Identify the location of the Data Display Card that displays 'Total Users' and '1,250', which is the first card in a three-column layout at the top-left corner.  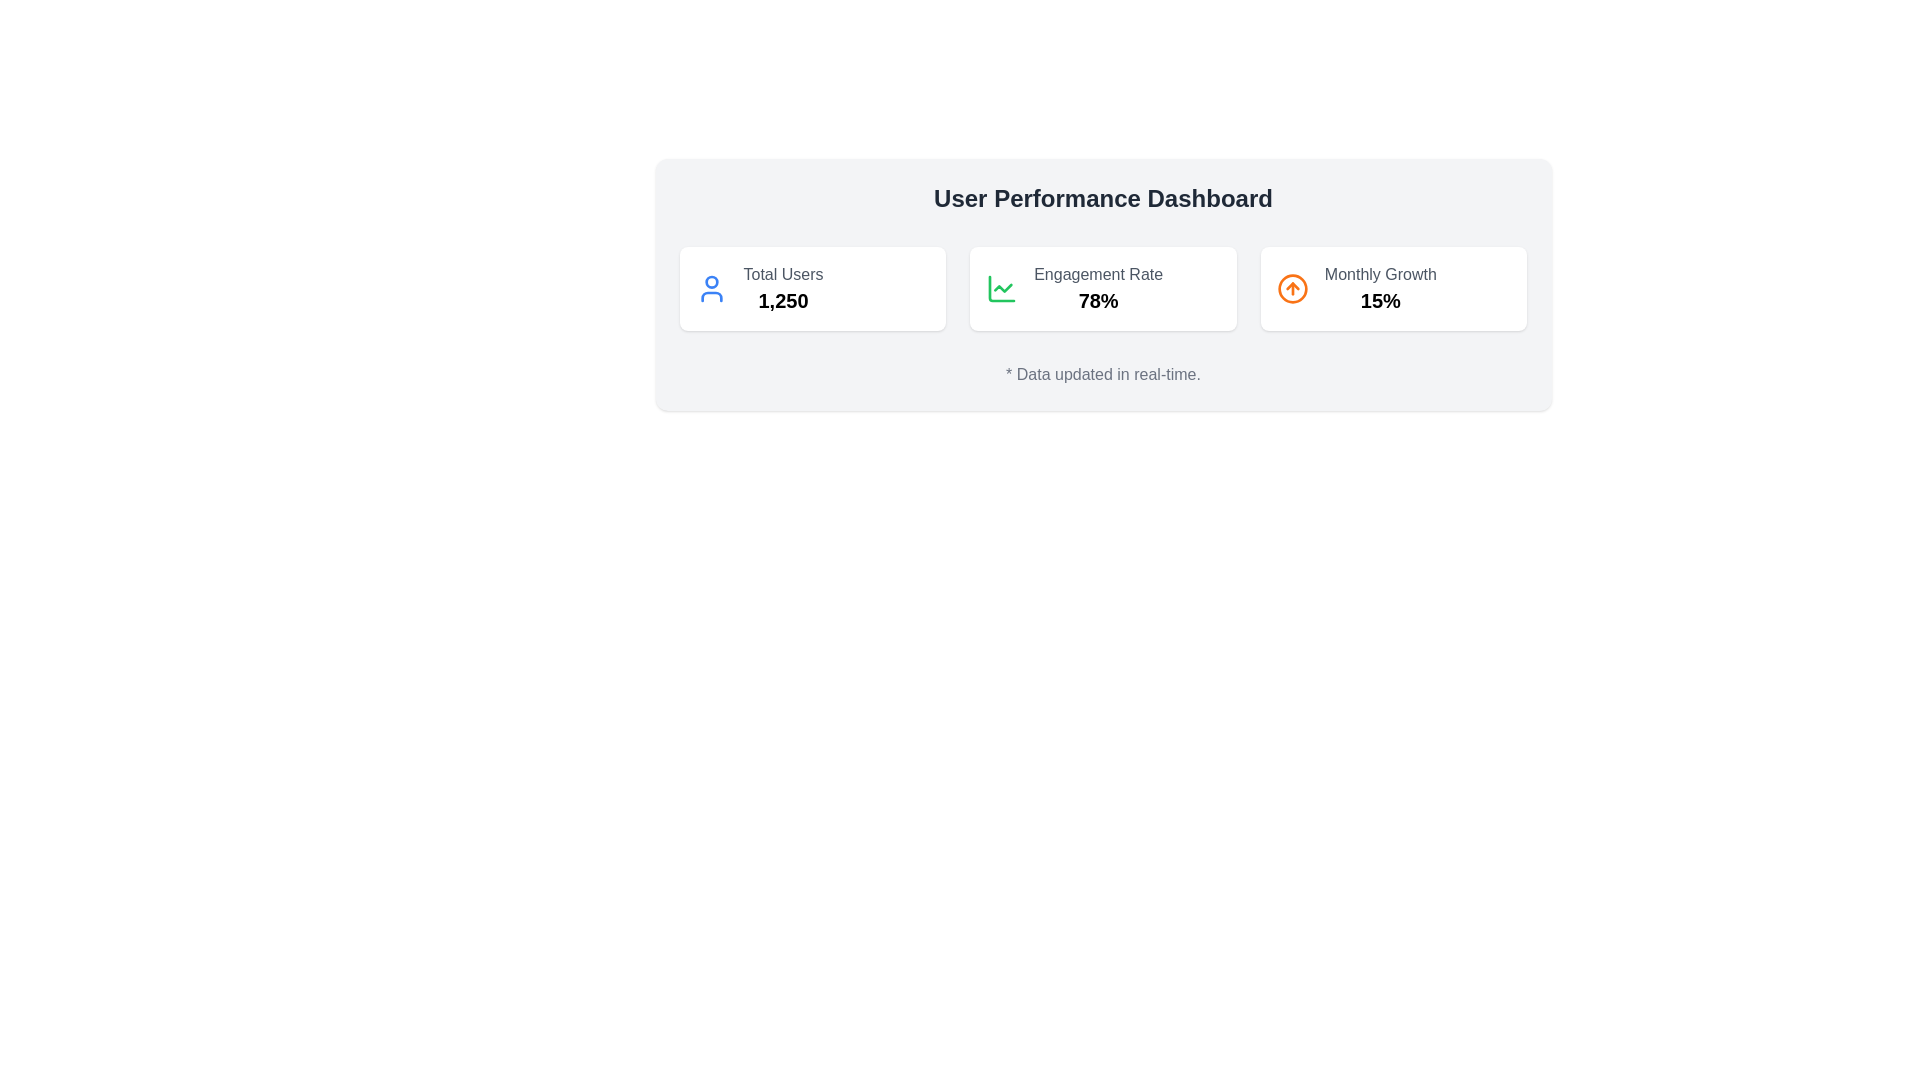
(812, 289).